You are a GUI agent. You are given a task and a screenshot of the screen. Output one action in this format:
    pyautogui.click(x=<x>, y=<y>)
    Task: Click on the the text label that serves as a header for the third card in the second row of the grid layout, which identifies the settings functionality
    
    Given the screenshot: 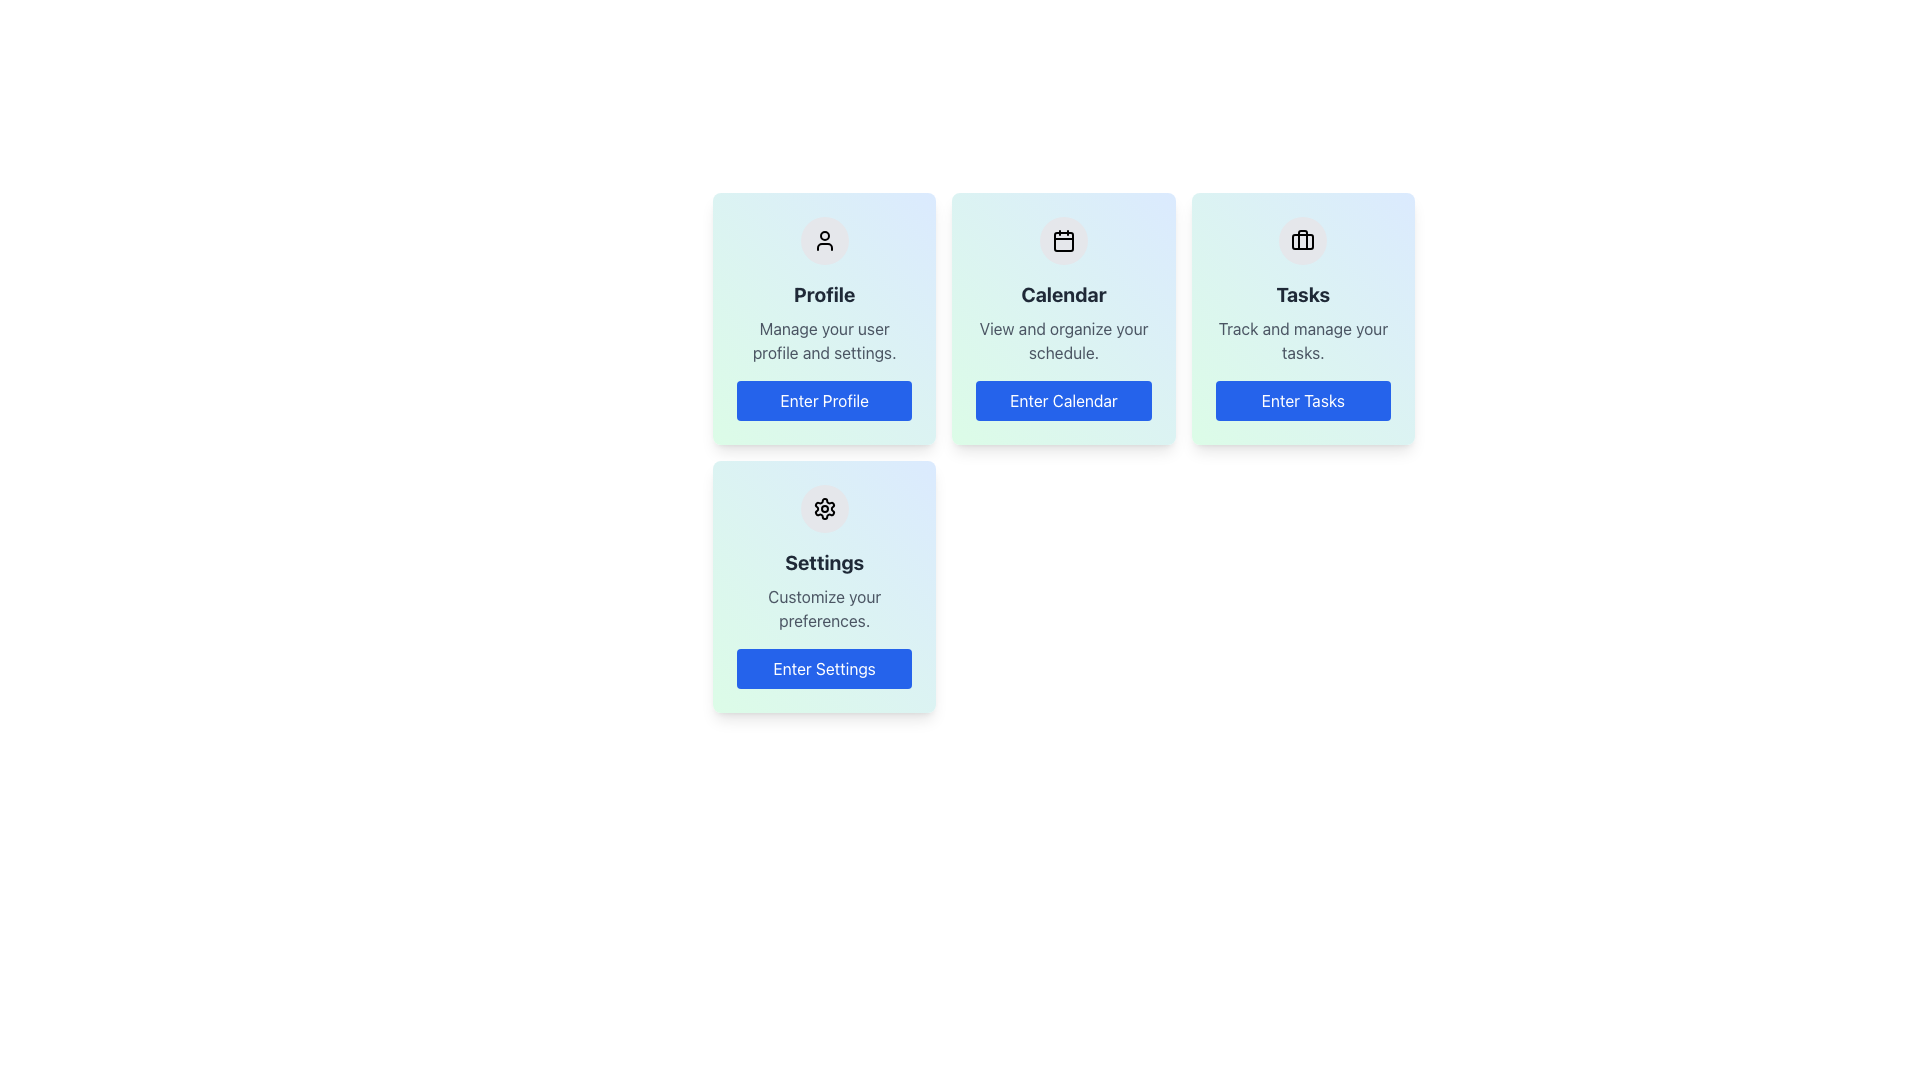 What is the action you would take?
    pyautogui.click(x=824, y=563)
    